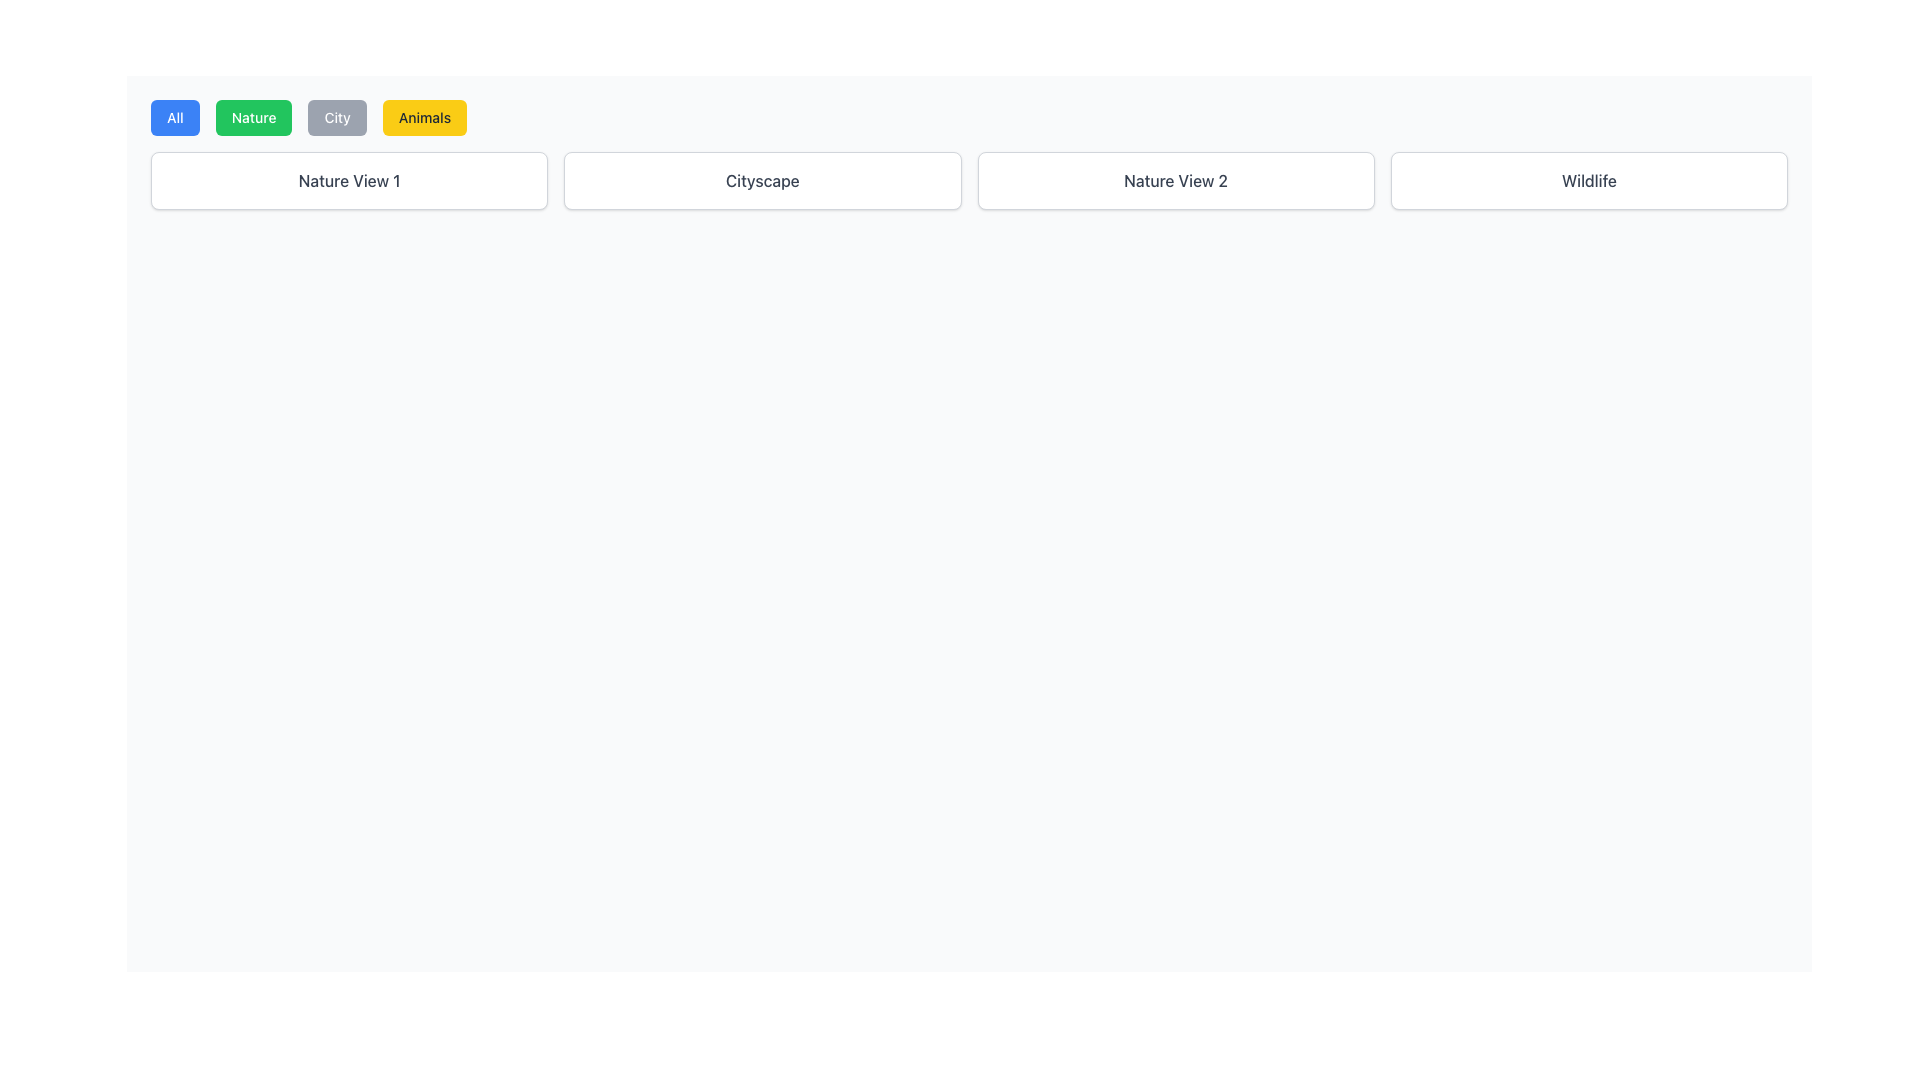 The height and width of the screenshot is (1080, 1920). I want to click on the filter button labeled 'All', so click(175, 118).